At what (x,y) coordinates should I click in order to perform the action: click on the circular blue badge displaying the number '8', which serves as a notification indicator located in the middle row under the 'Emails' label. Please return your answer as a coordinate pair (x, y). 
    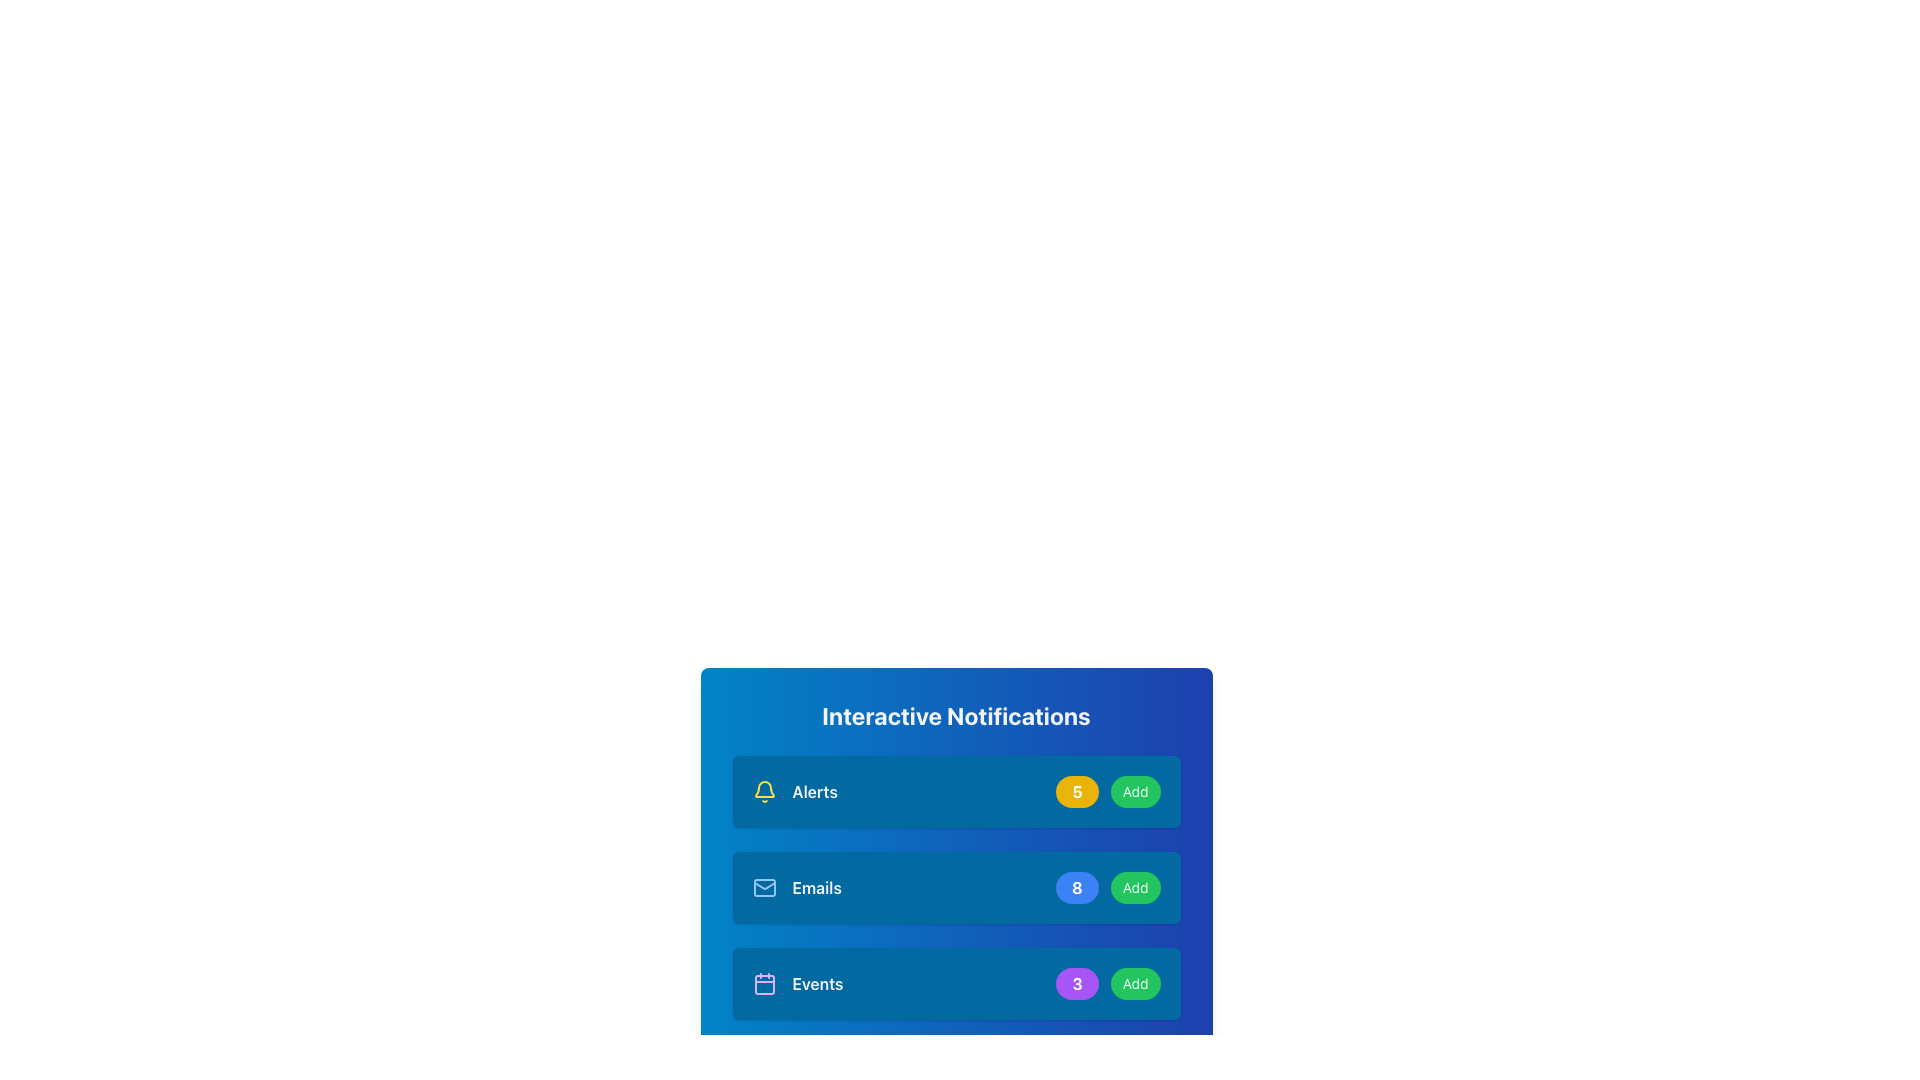
    Looking at the image, I should click on (1076, 886).